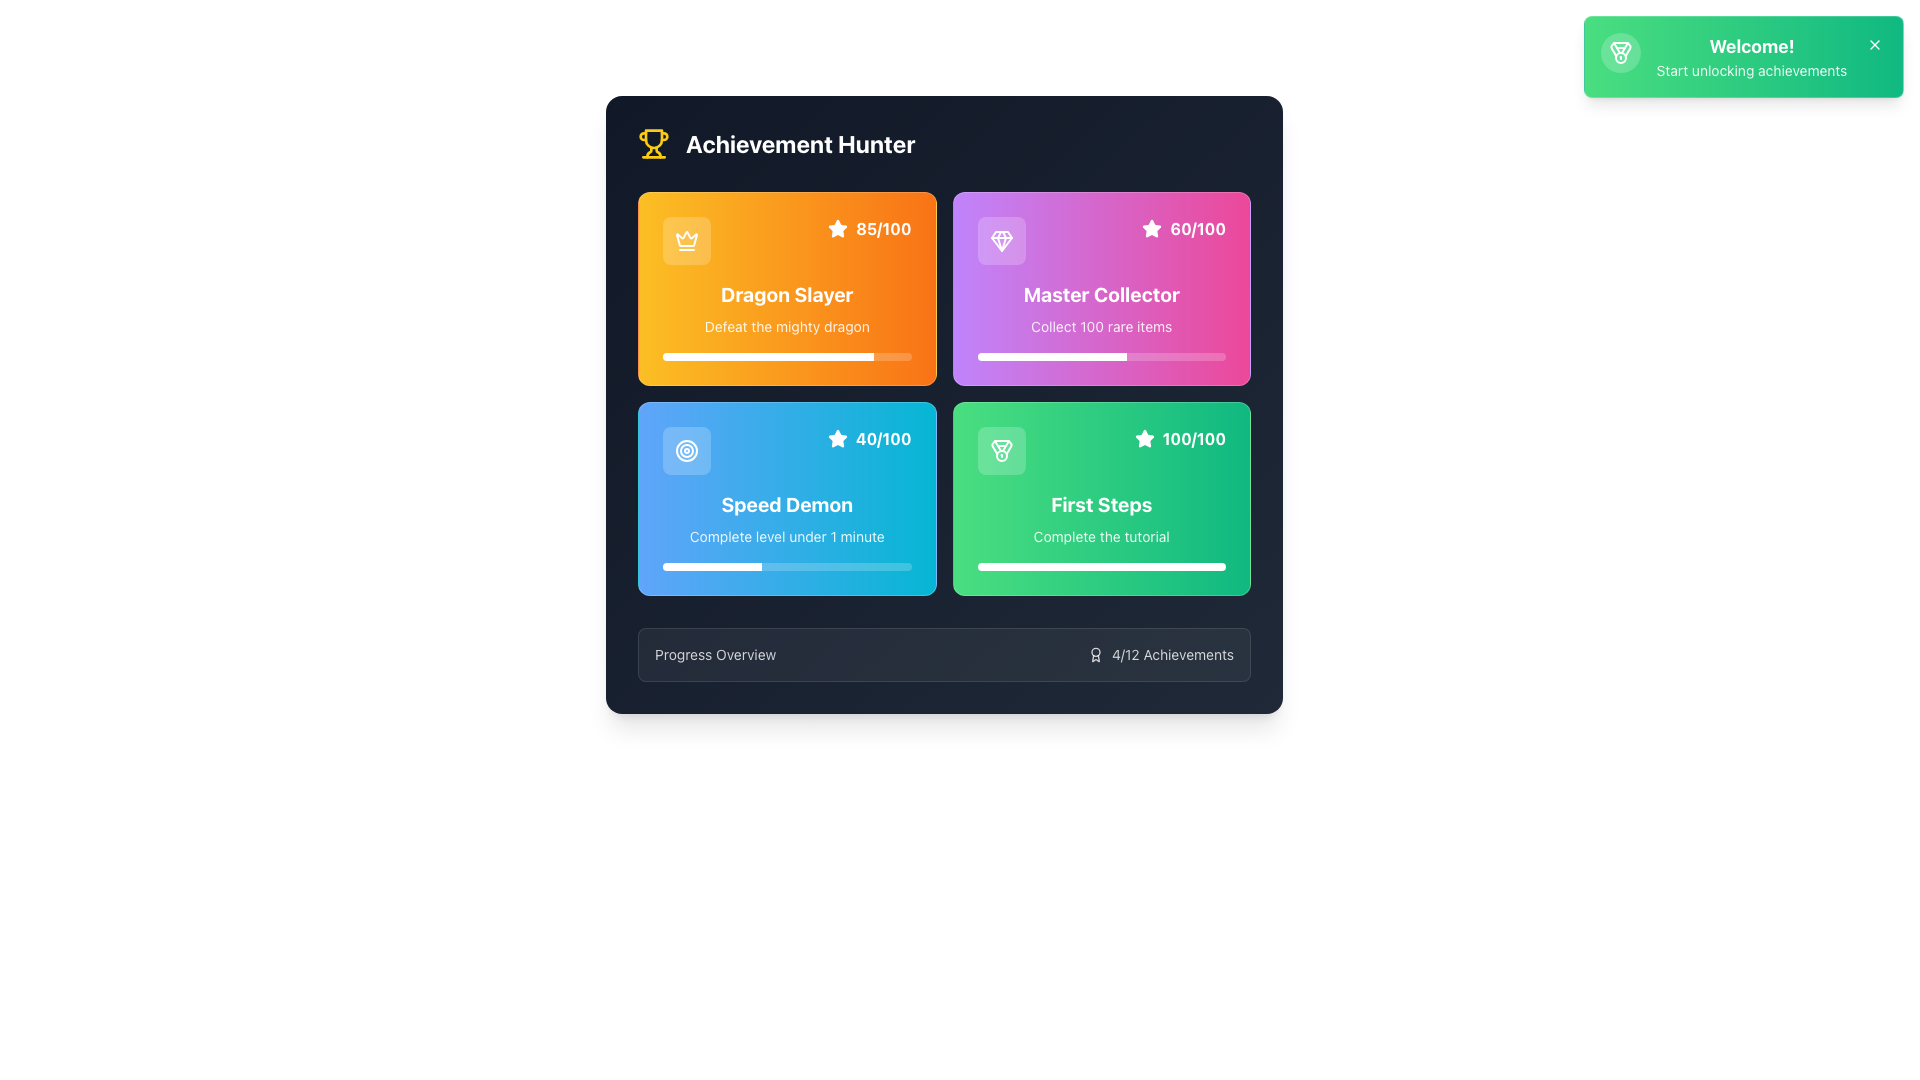 The height and width of the screenshot is (1080, 1920). What do you see at coordinates (838, 227) in the screenshot?
I see `the star icon representing the 'Dragon Slayer' achievement located in the top-left corner of the grid of achievement cards, near the text '85/100'` at bounding box center [838, 227].